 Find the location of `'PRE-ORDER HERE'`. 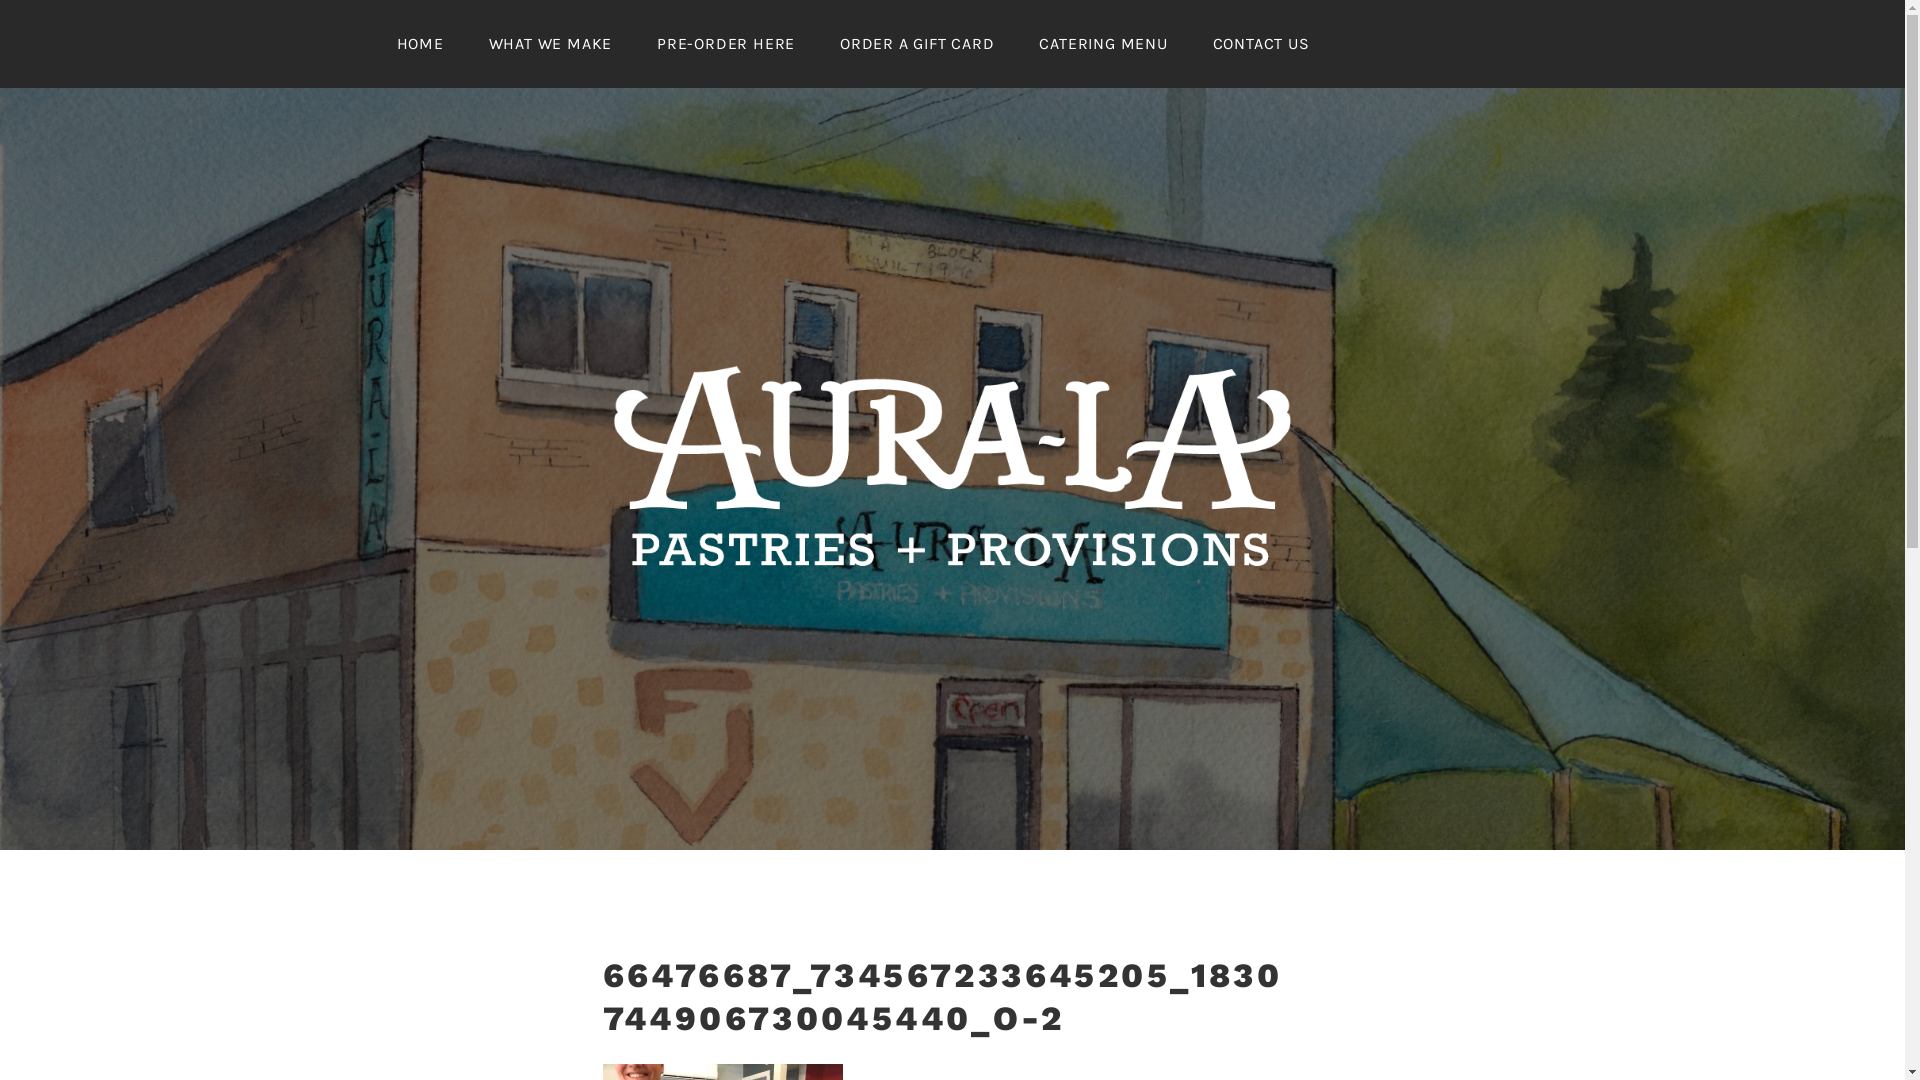

'PRE-ORDER HERE' is located at coordinates (724, 43).